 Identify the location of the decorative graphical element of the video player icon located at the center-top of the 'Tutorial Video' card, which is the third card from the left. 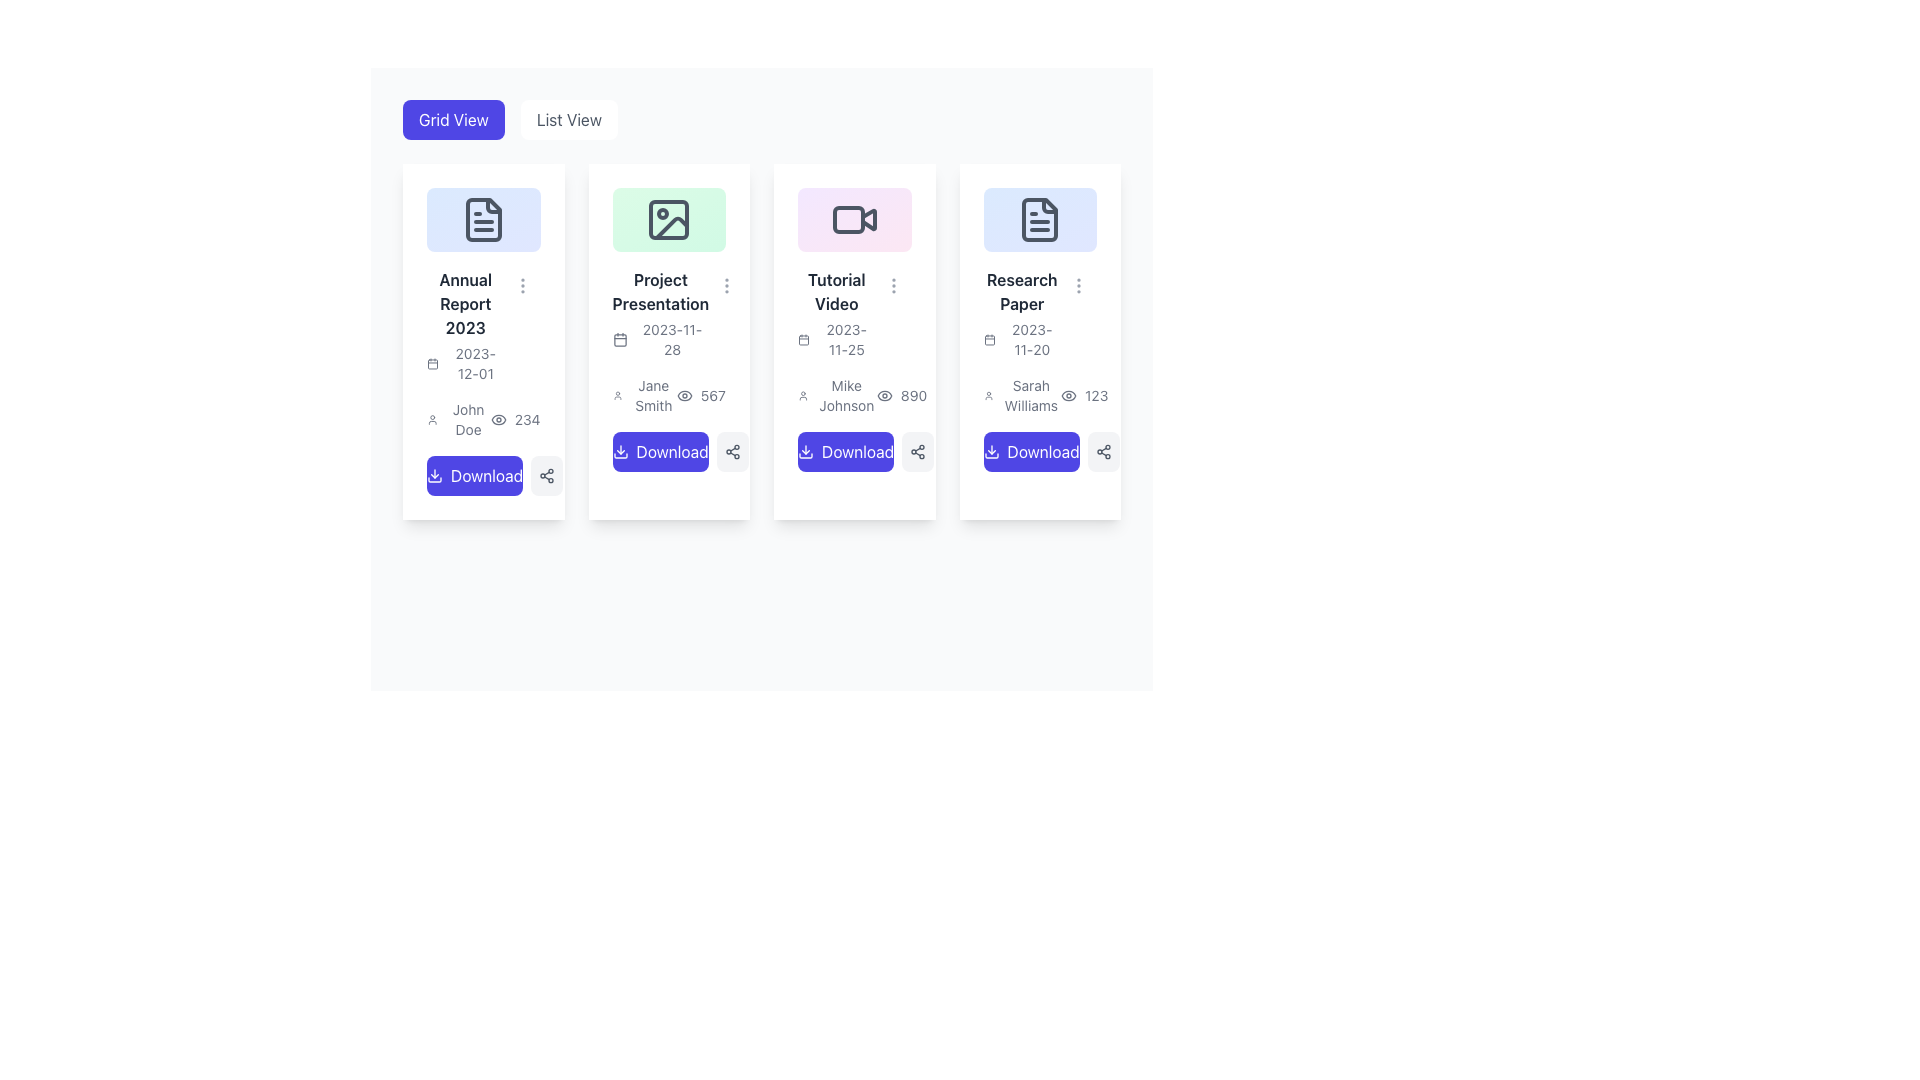
(868, 219).